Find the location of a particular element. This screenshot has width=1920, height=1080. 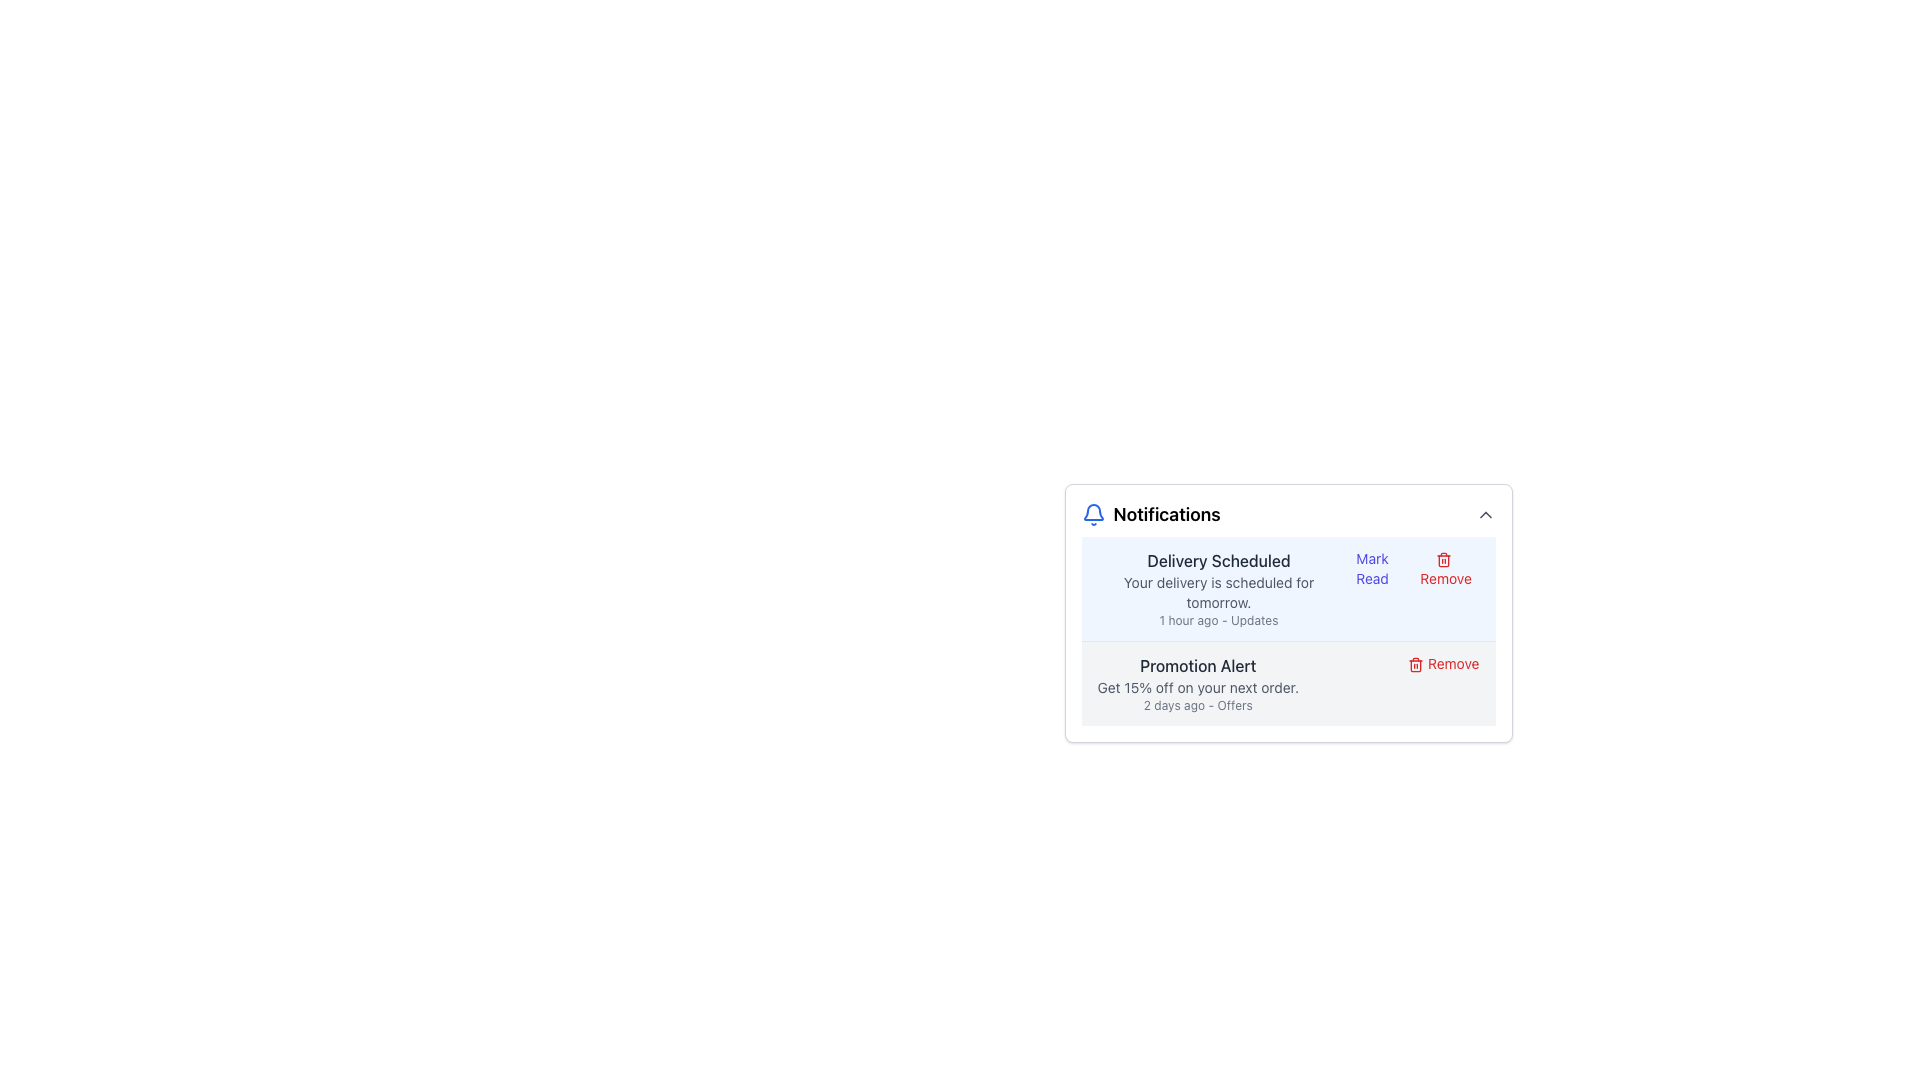

the 'Remove' button in the group of buttons located to the right of the 'Delivery Scheduled' notification is located at coordinates (1408, 569).